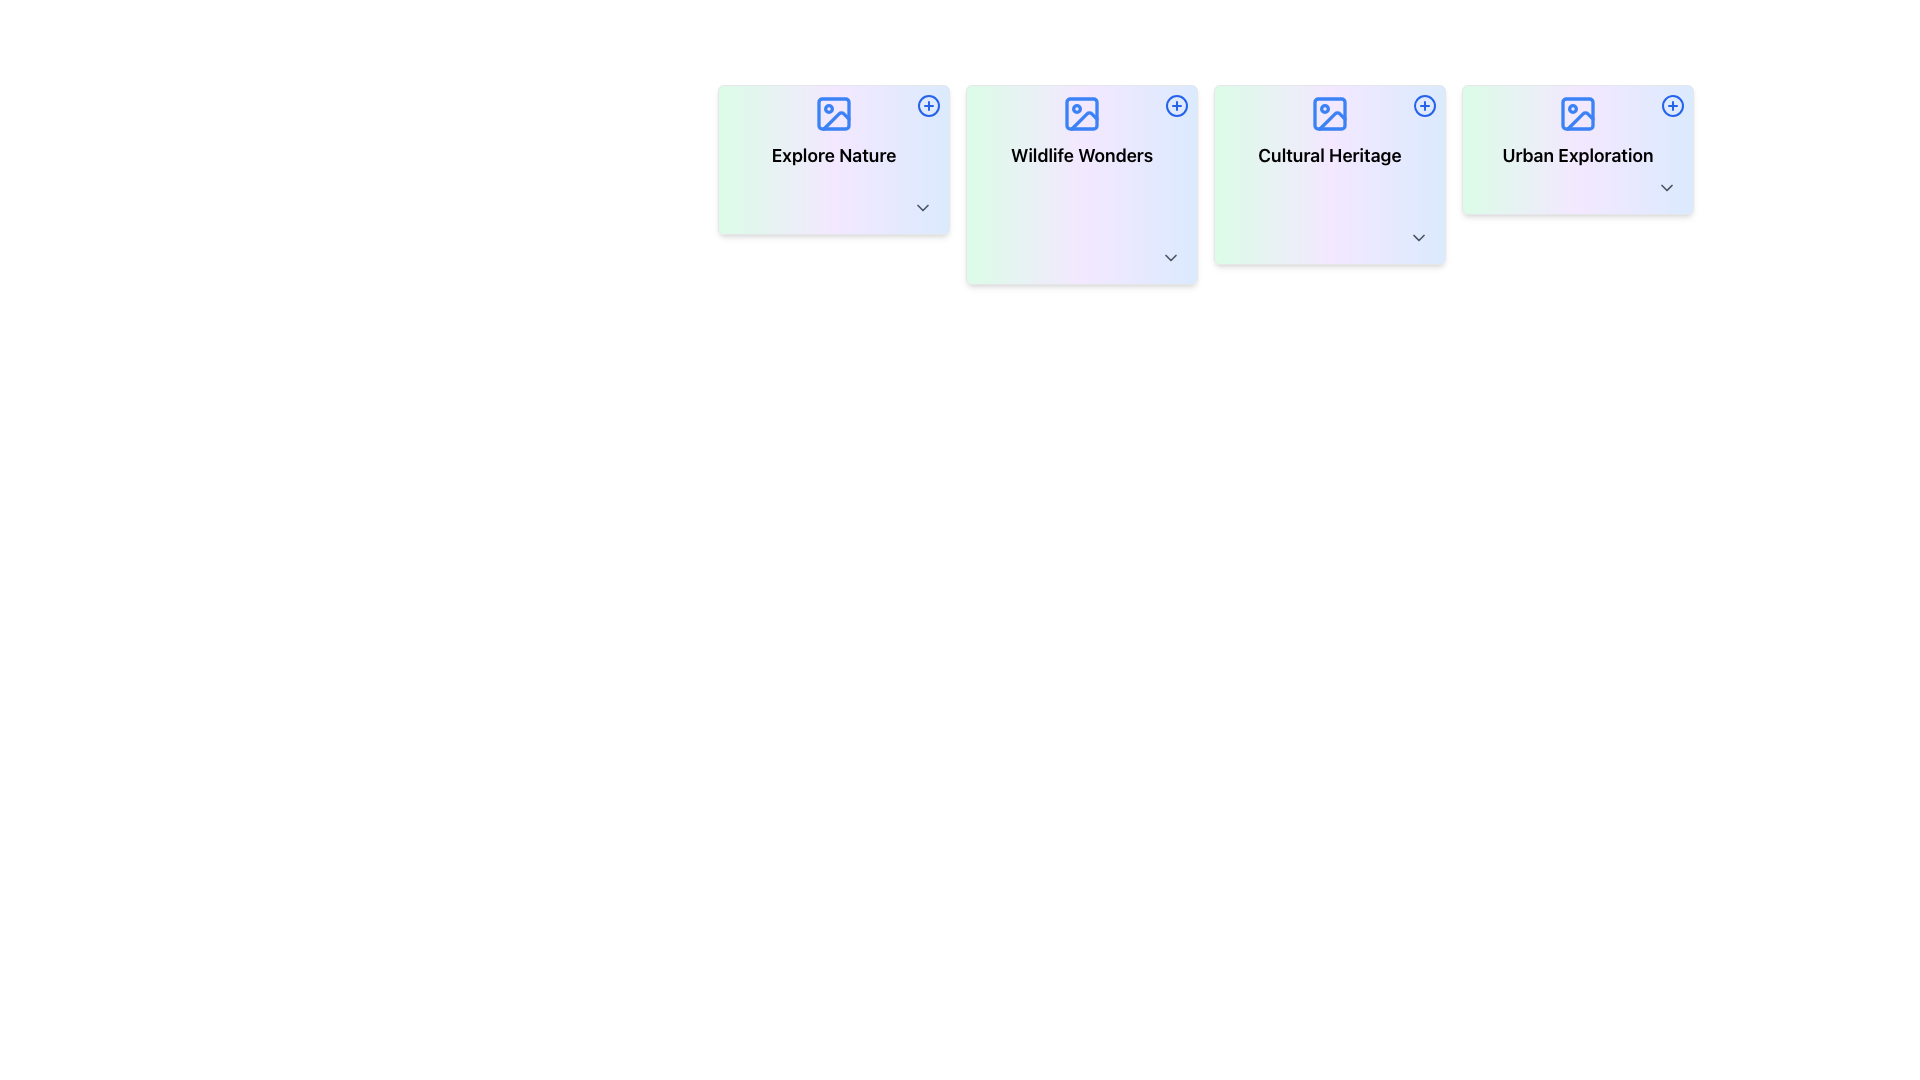 Image resolution: width=1920 pixels, height=1080 pixels. Describe the element at coordinates (1577, 154) in the screenshot. I see `the text label located at the bottom-center of the rightmost card in a row of four cards, which describes the content of the card` at that location.